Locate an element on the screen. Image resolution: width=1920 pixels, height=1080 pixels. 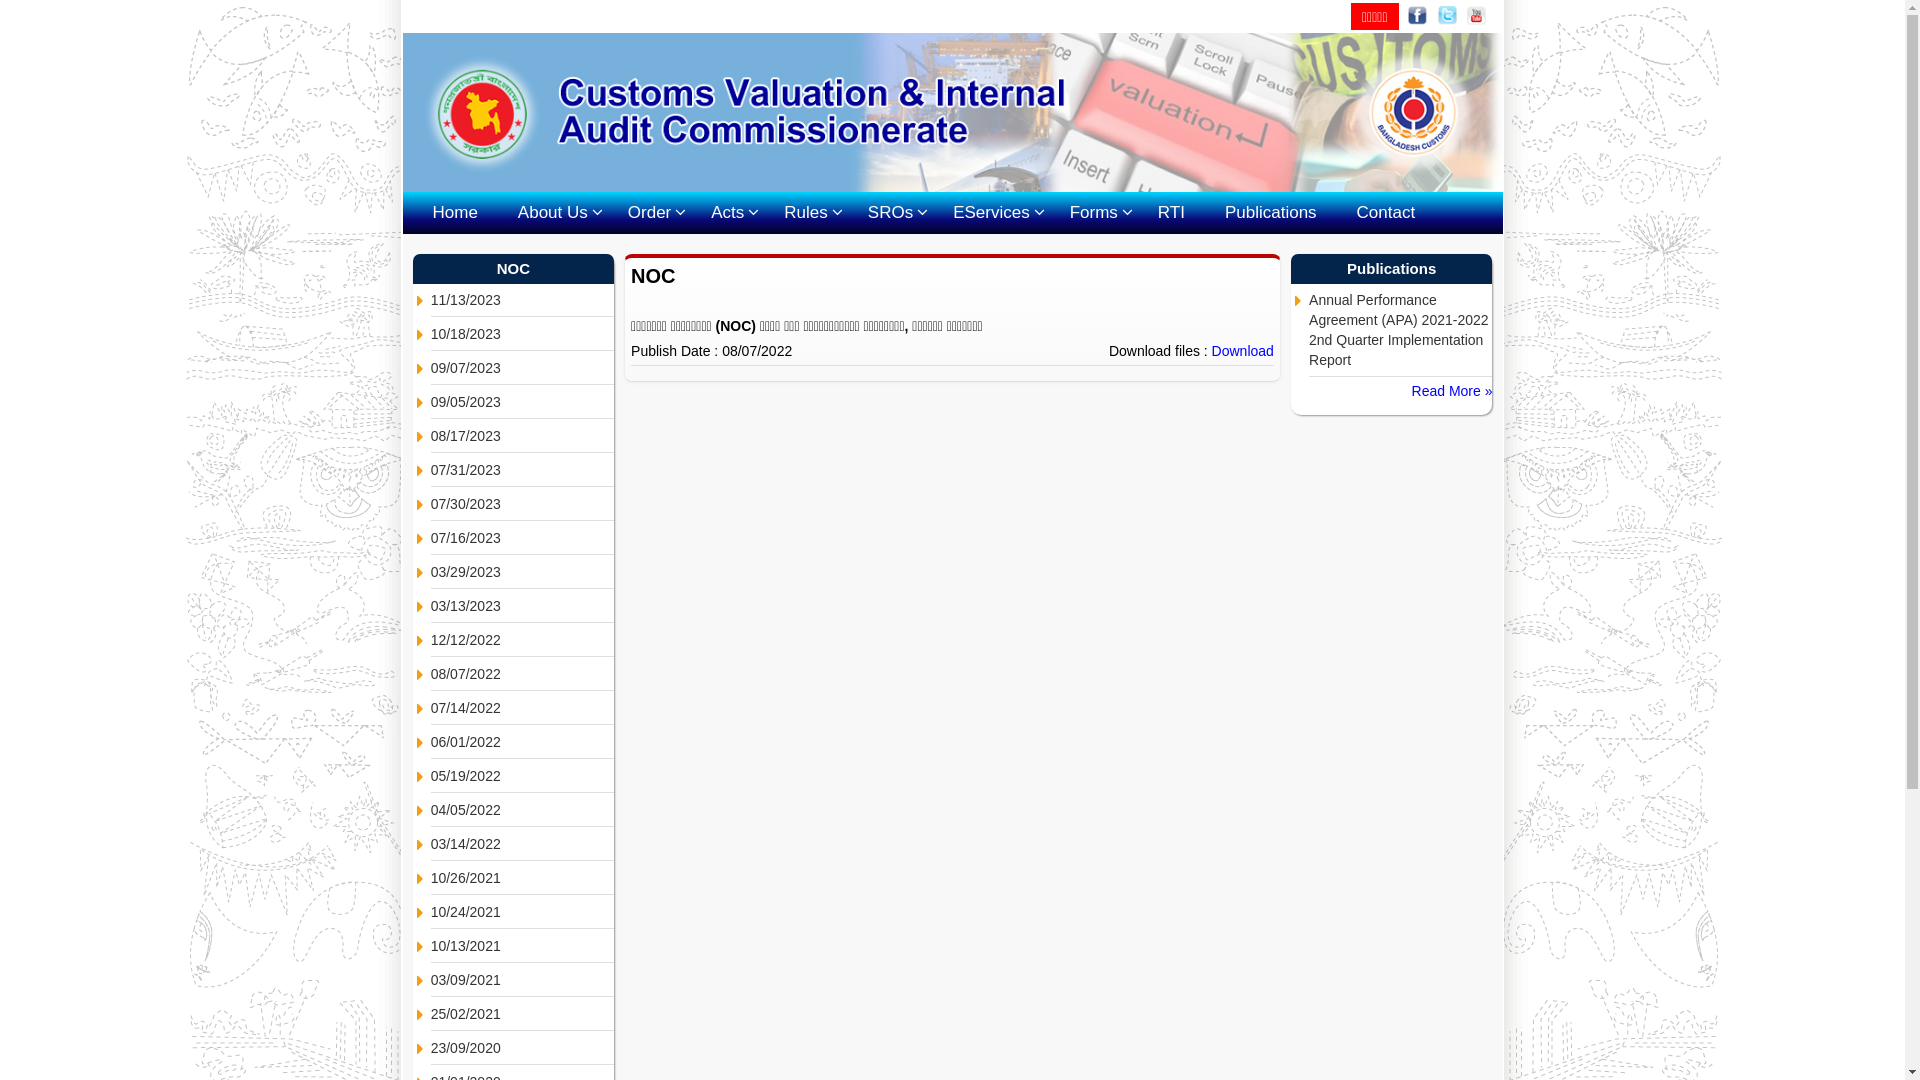
'12/12/2022' is located at coordinates (522, 640).